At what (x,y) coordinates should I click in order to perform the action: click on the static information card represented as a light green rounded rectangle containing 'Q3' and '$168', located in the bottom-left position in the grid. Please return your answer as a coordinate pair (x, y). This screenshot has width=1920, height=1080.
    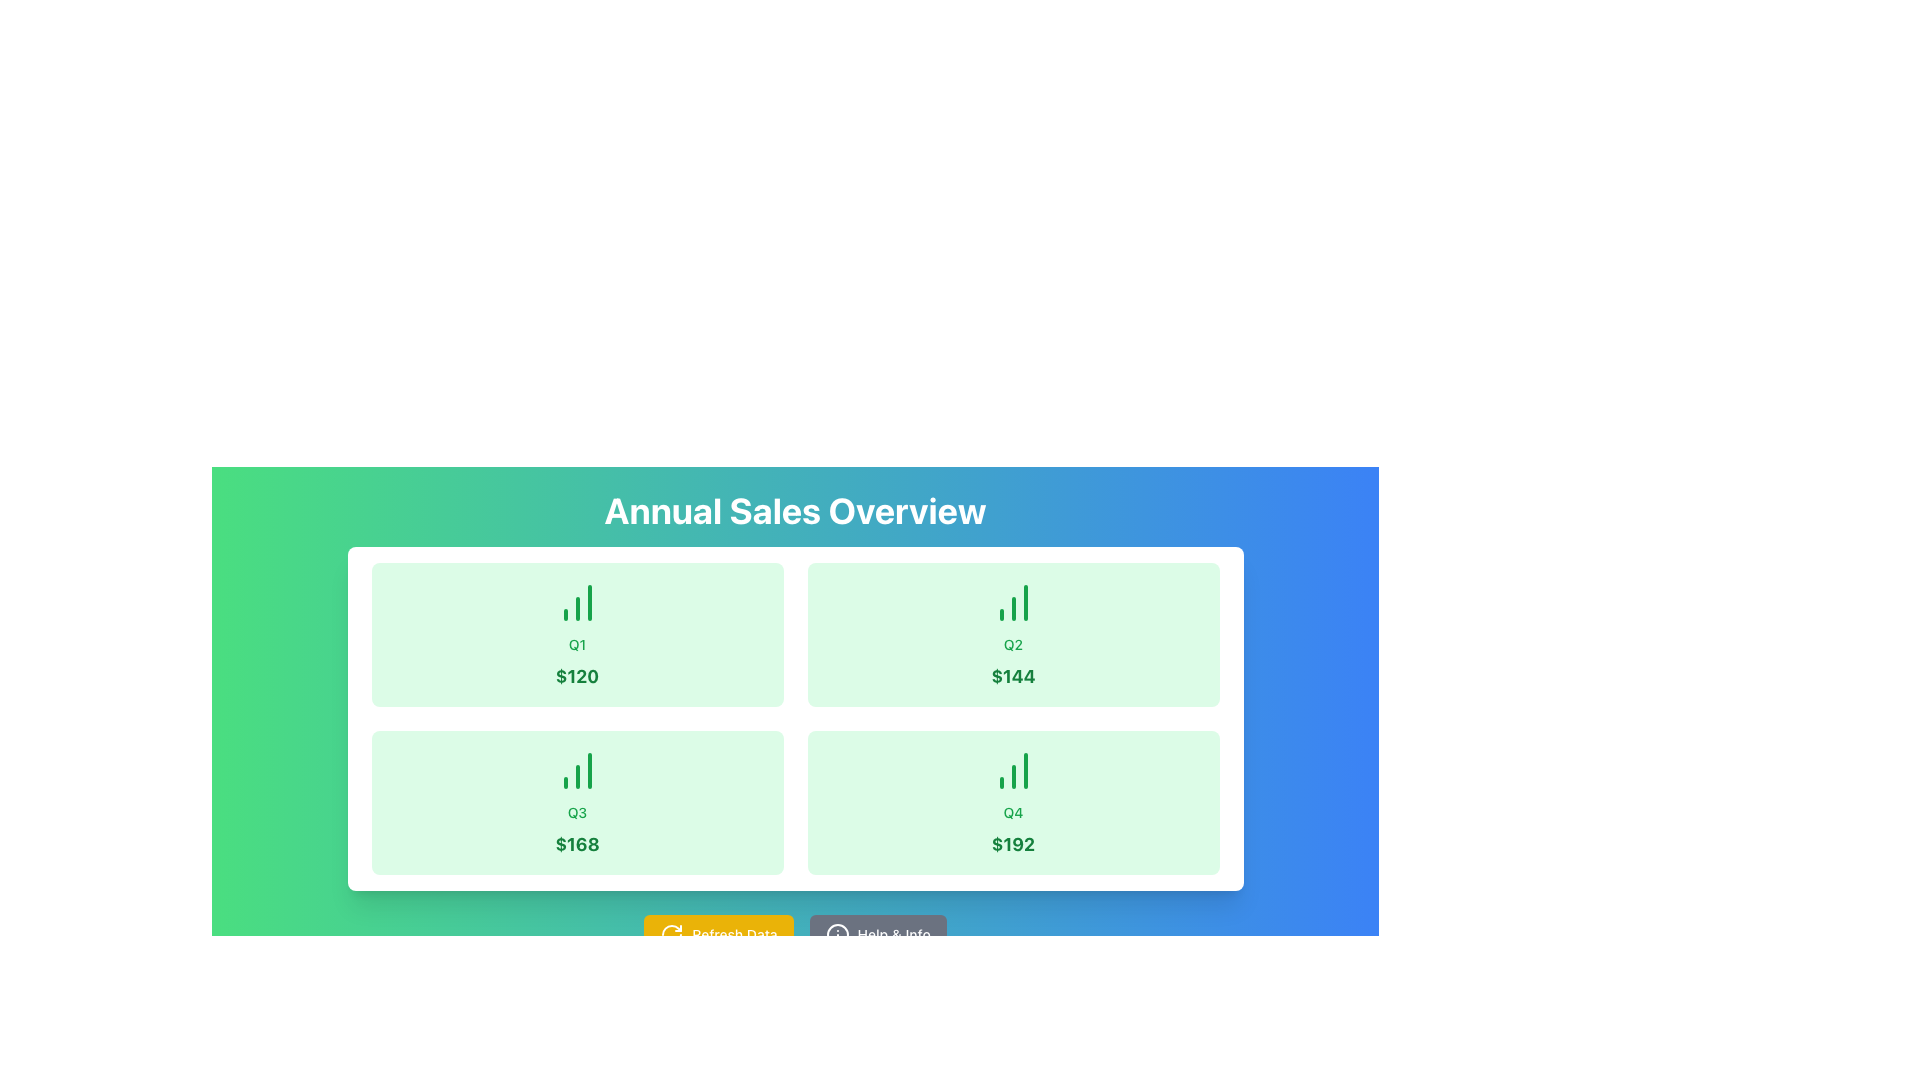
    Looking at the image, I should click on (576, 801).